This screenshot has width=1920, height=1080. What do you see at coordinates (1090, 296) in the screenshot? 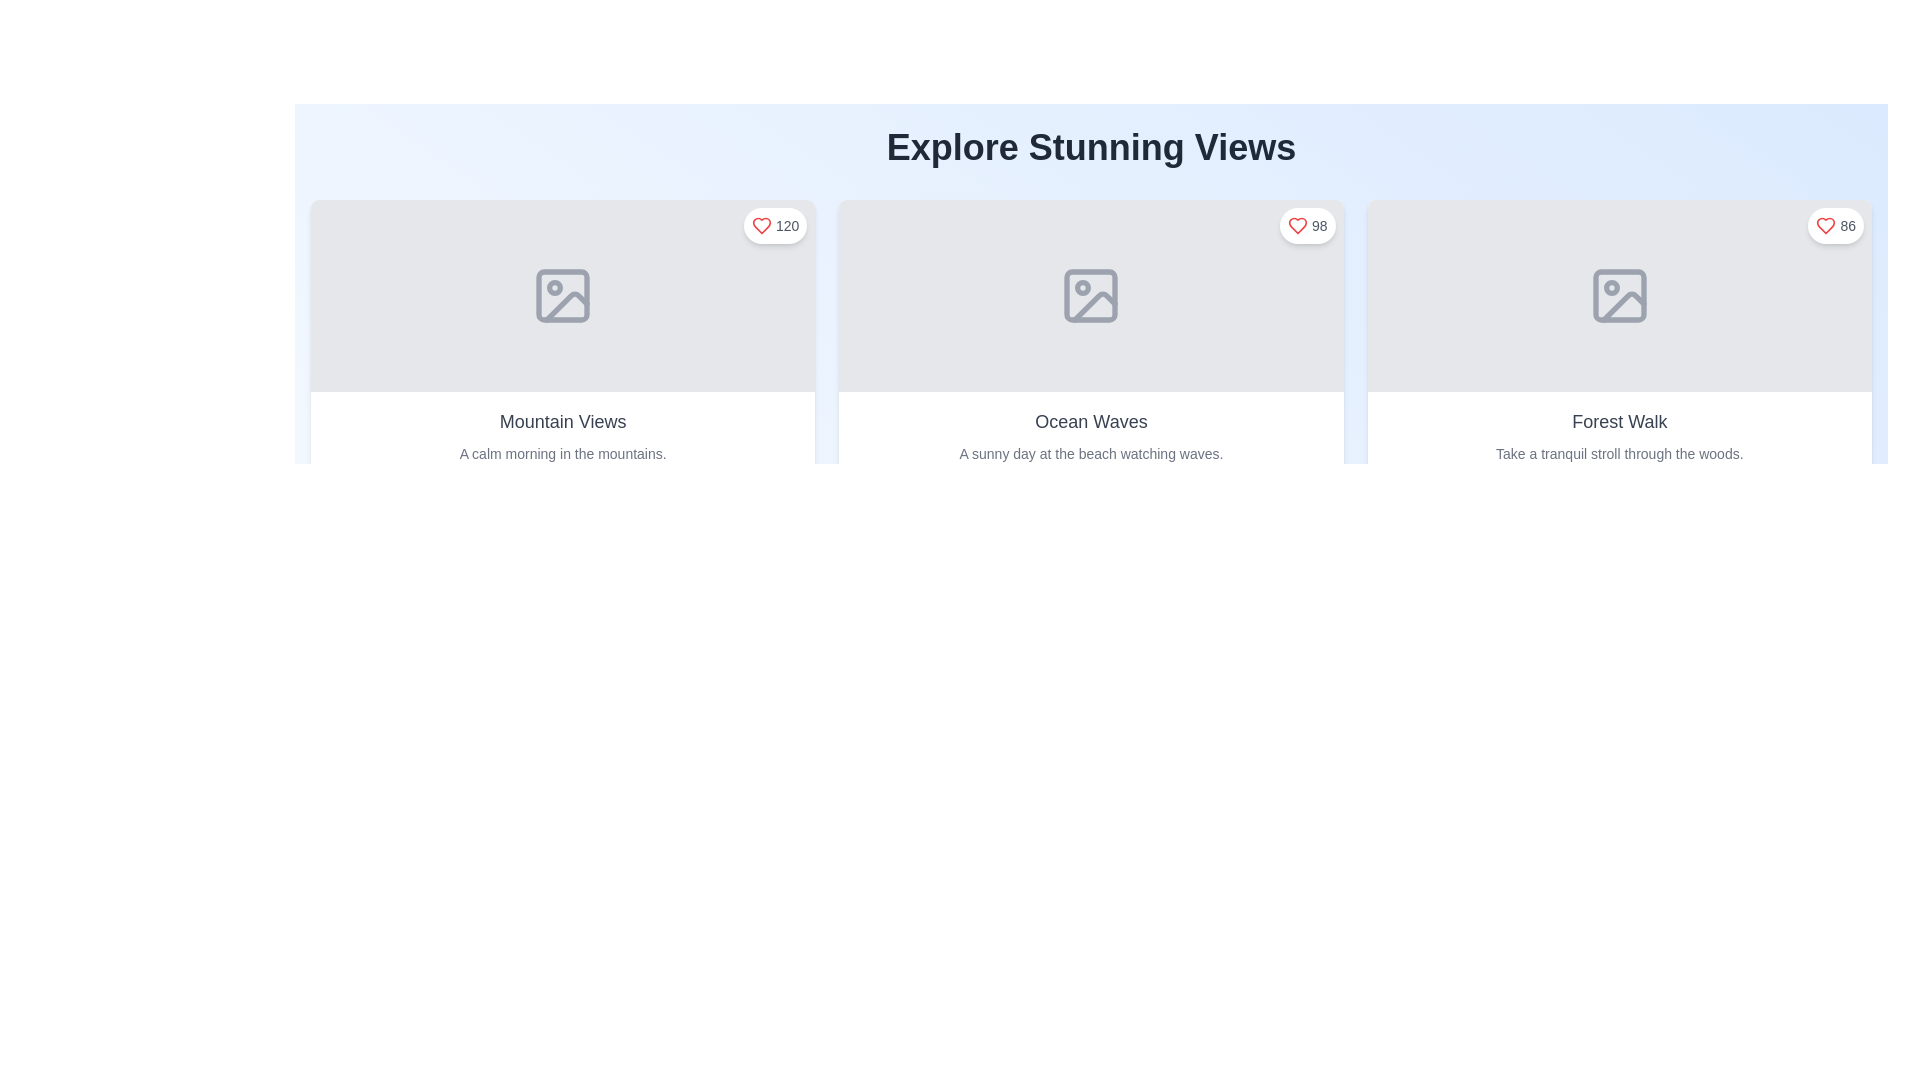
I see `the rectangular decorative component located at the center of the second card titled 'Ocean Waves', which serves as a foundational part of the image placeholder icon` at bounding box center [1090, 296].